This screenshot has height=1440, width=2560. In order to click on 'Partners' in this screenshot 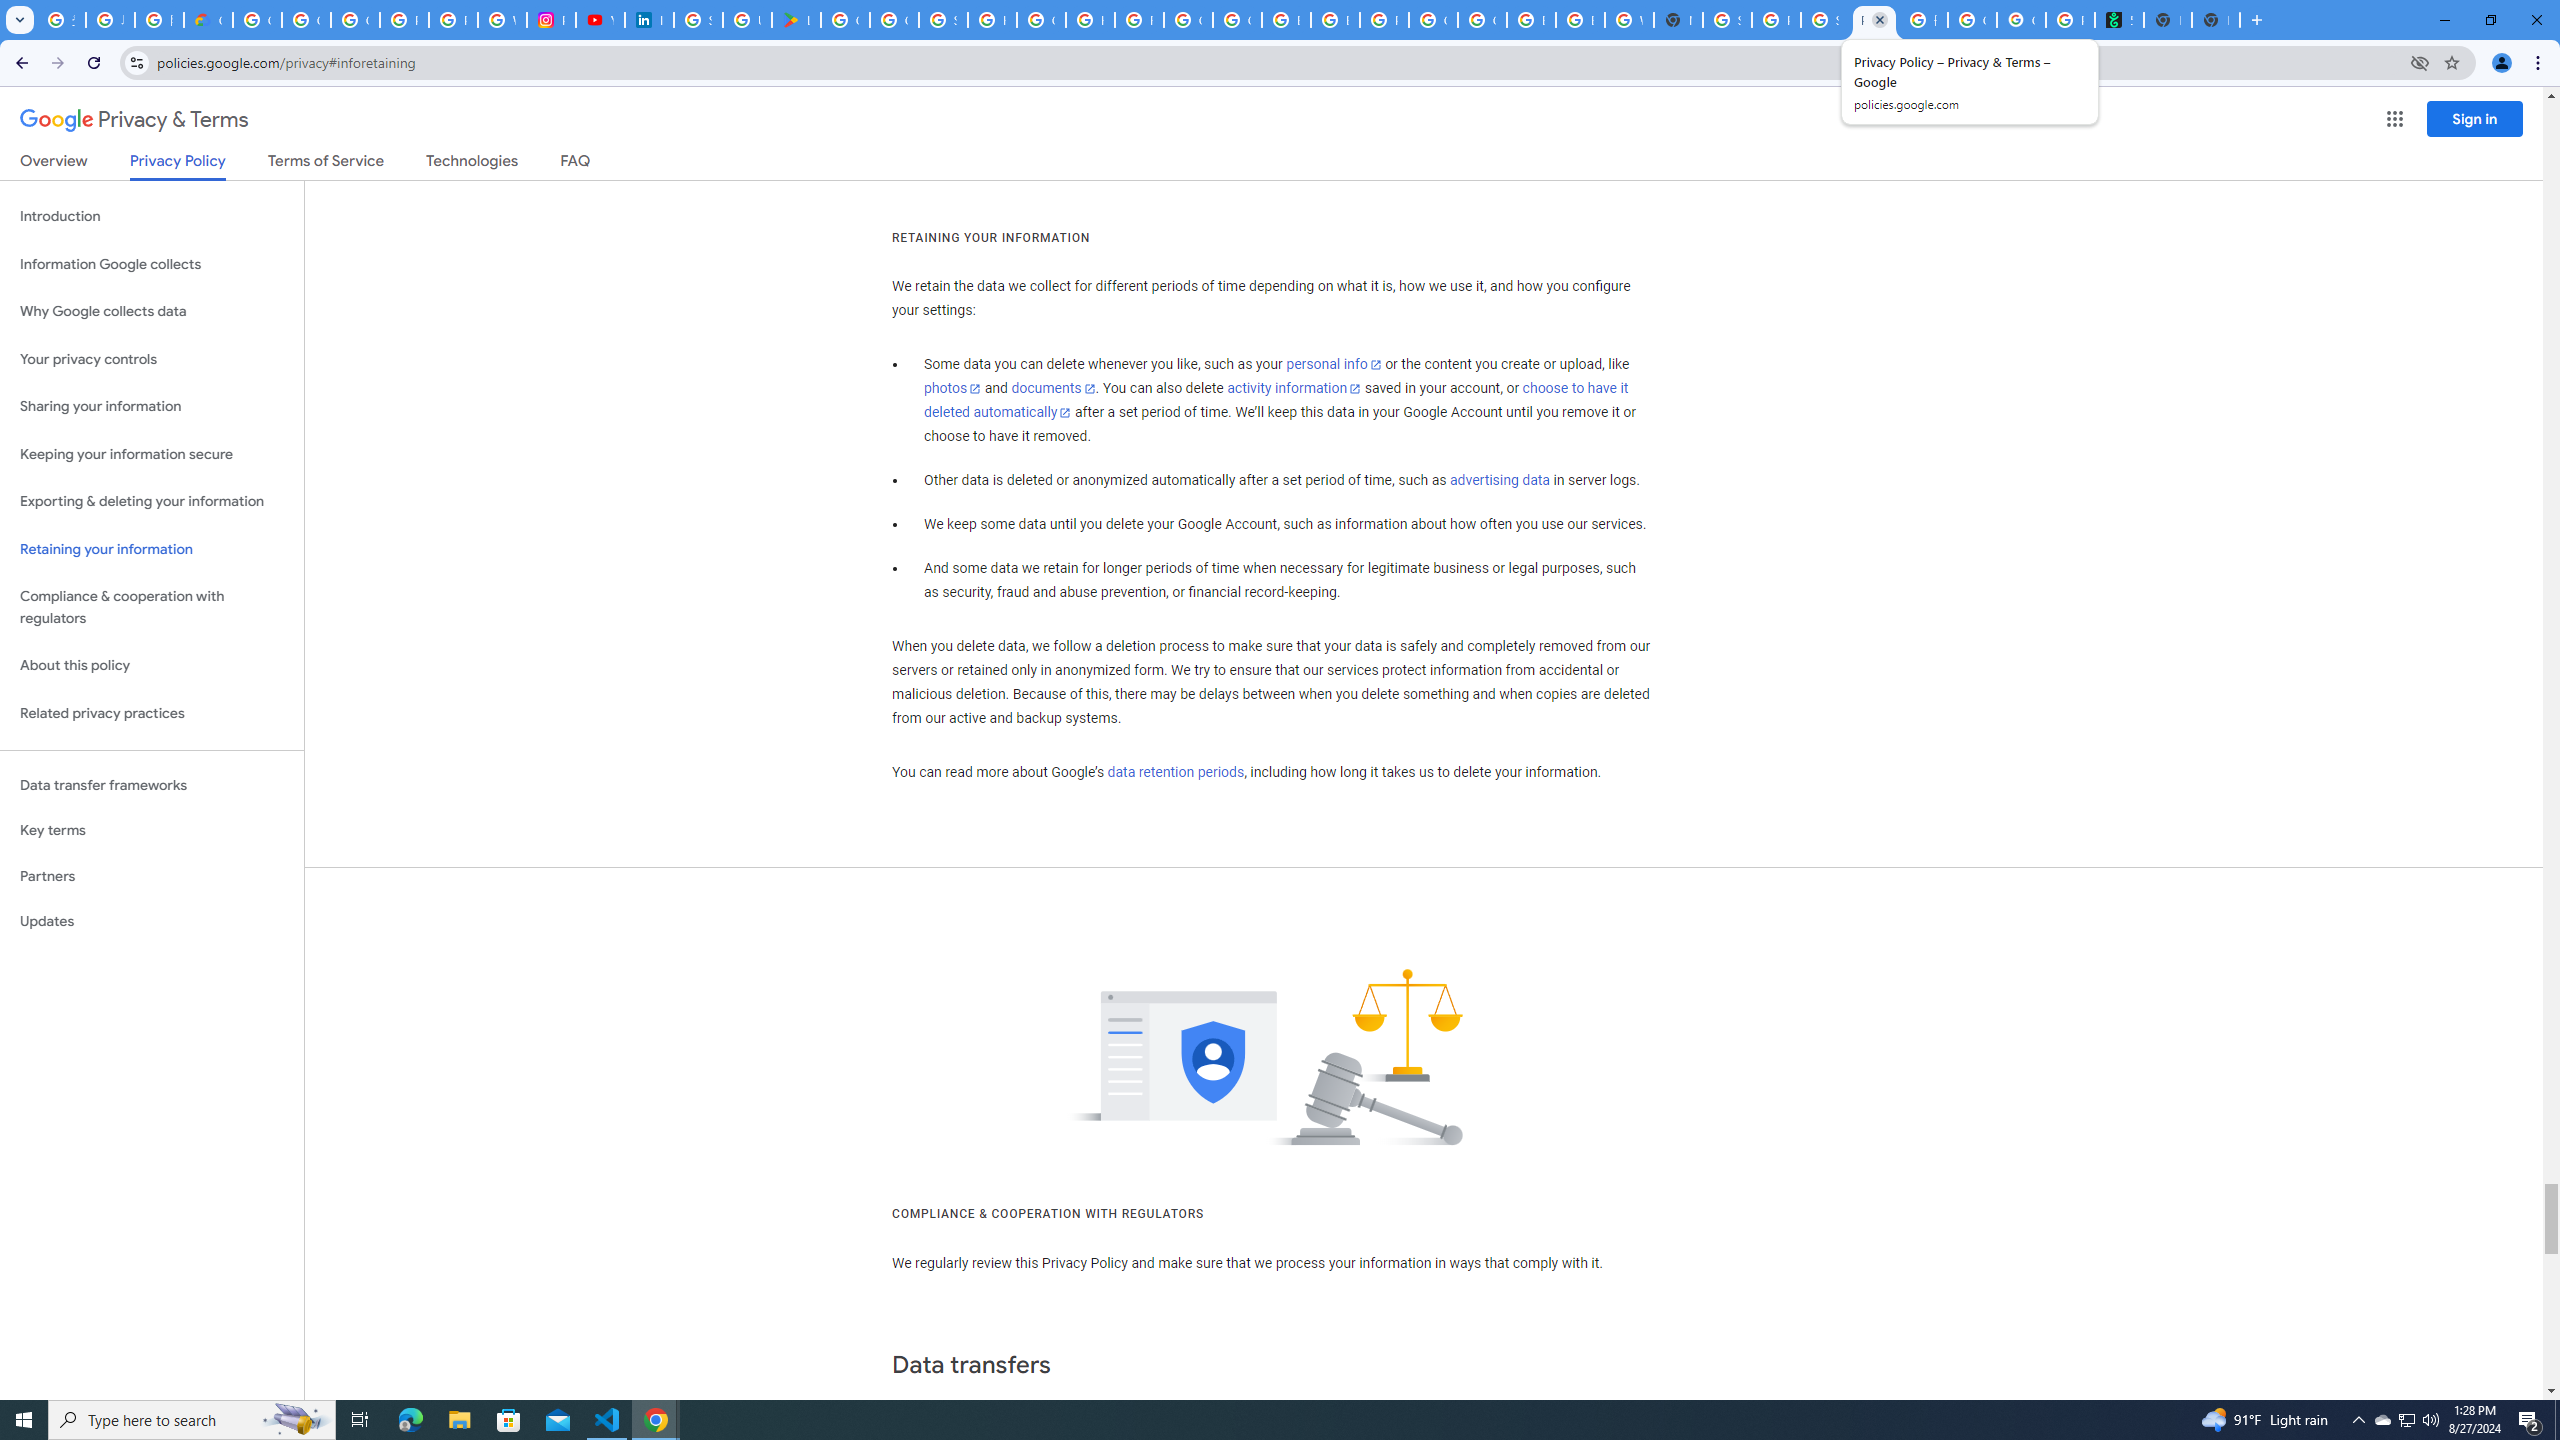, I will do `click(151, 876)`.